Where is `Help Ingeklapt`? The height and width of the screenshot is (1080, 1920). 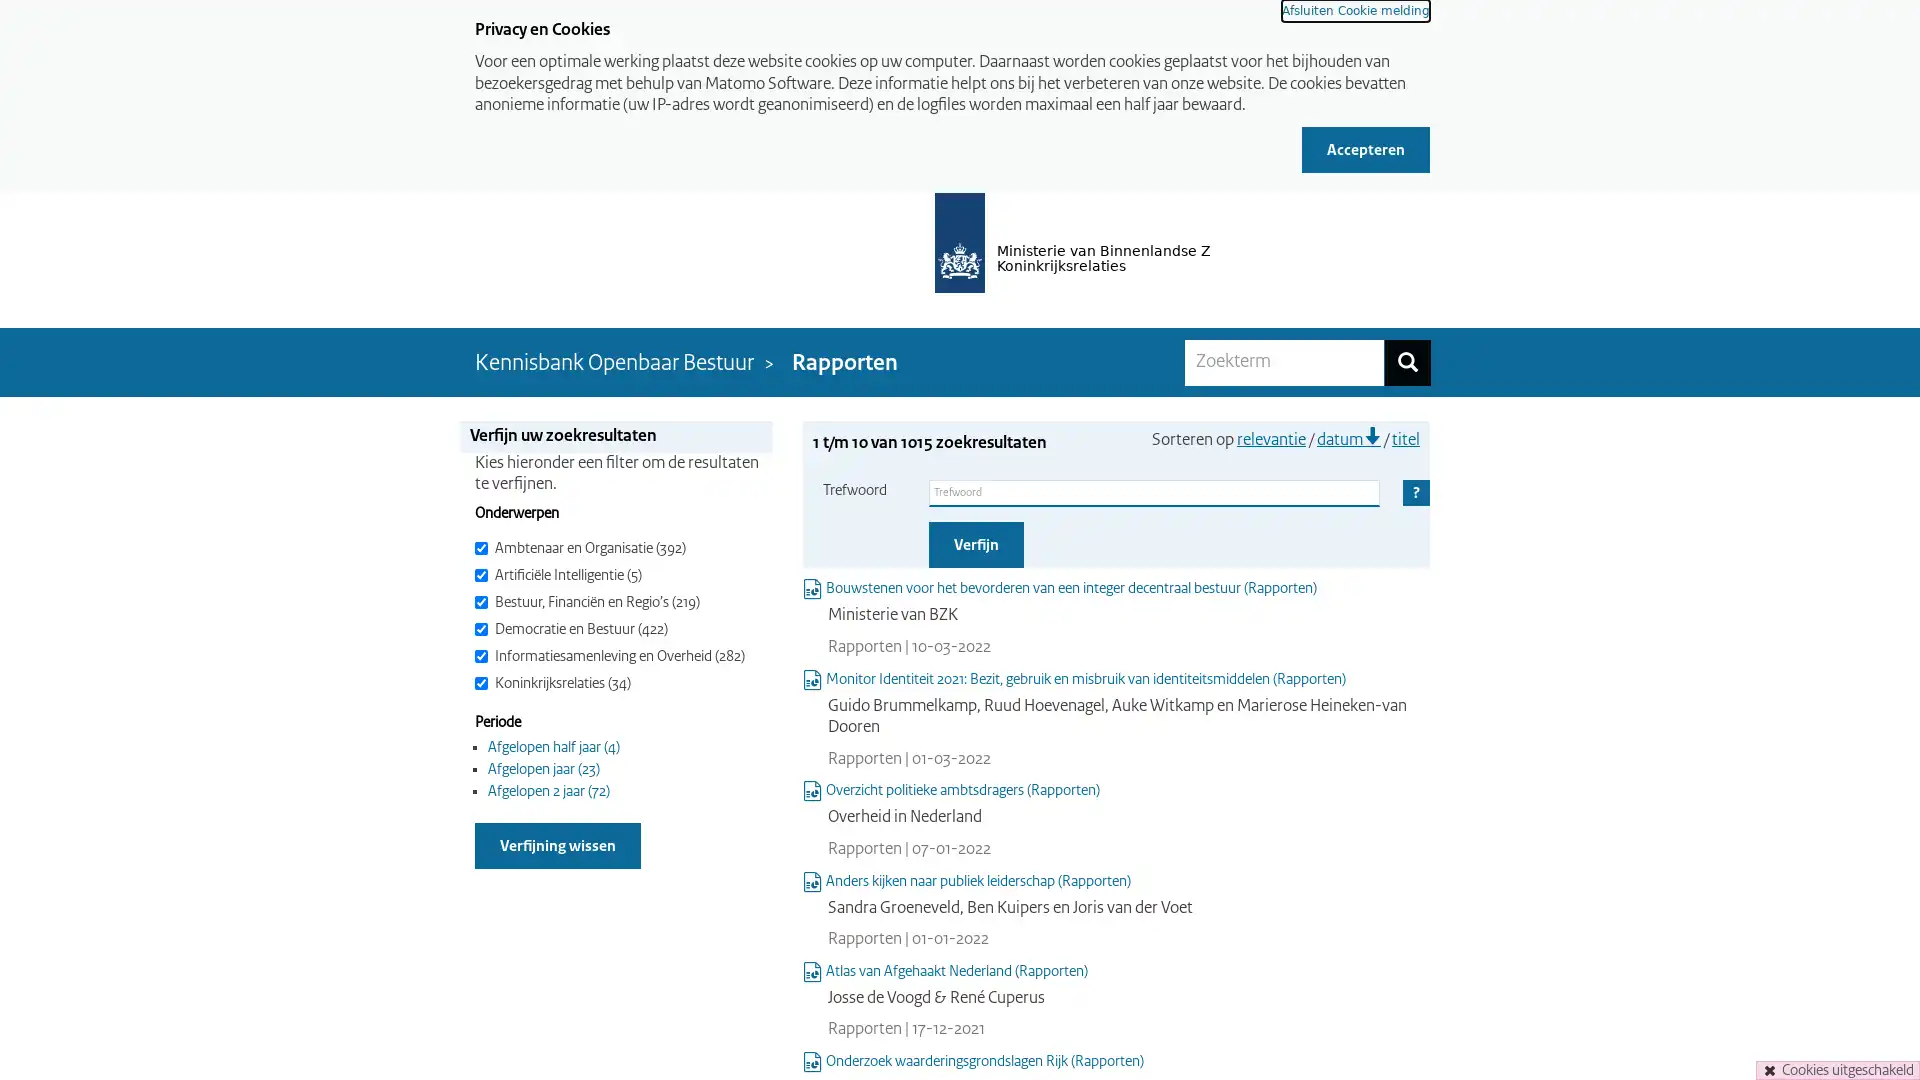
Help Ingeklapt is located at coordinates (1414, 493).